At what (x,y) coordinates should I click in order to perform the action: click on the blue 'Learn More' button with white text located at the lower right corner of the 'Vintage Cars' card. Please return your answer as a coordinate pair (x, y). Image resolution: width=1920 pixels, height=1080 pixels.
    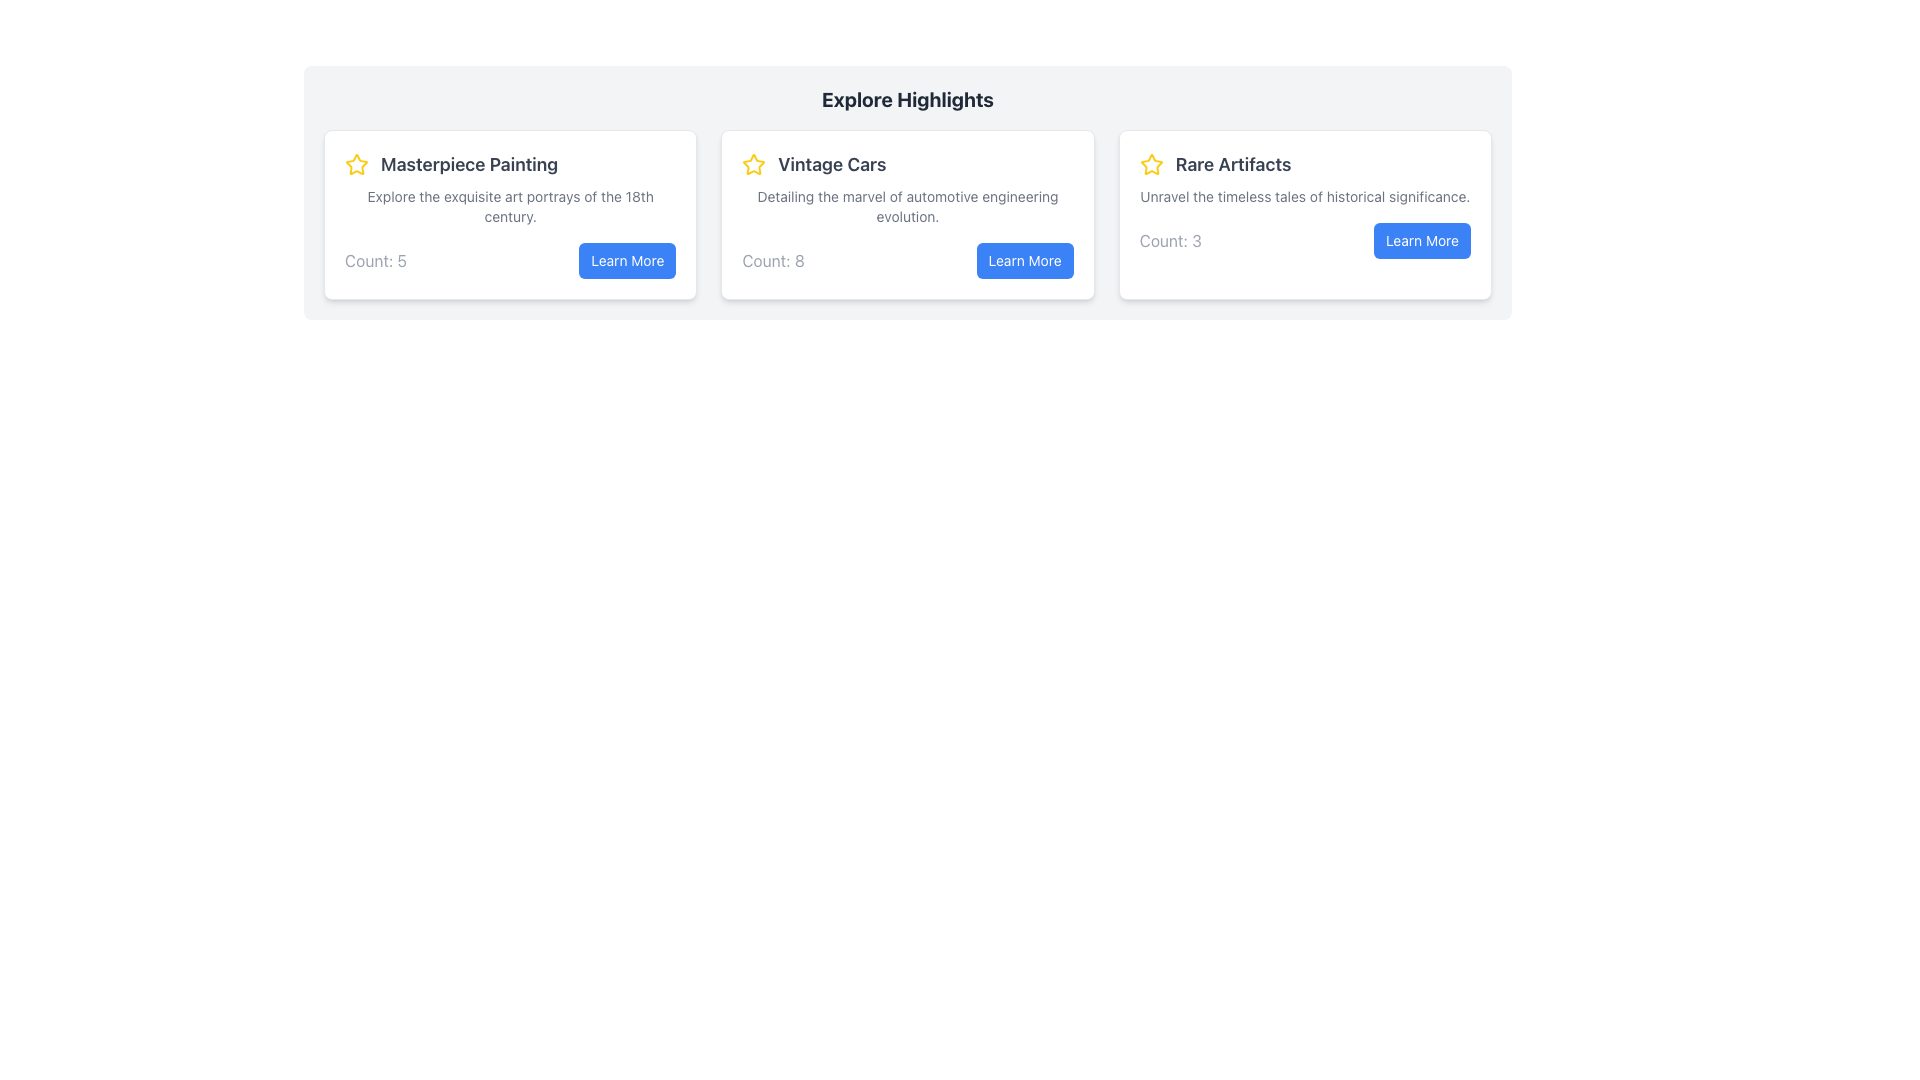
    Looking at the image, I should click on (1025, 260).